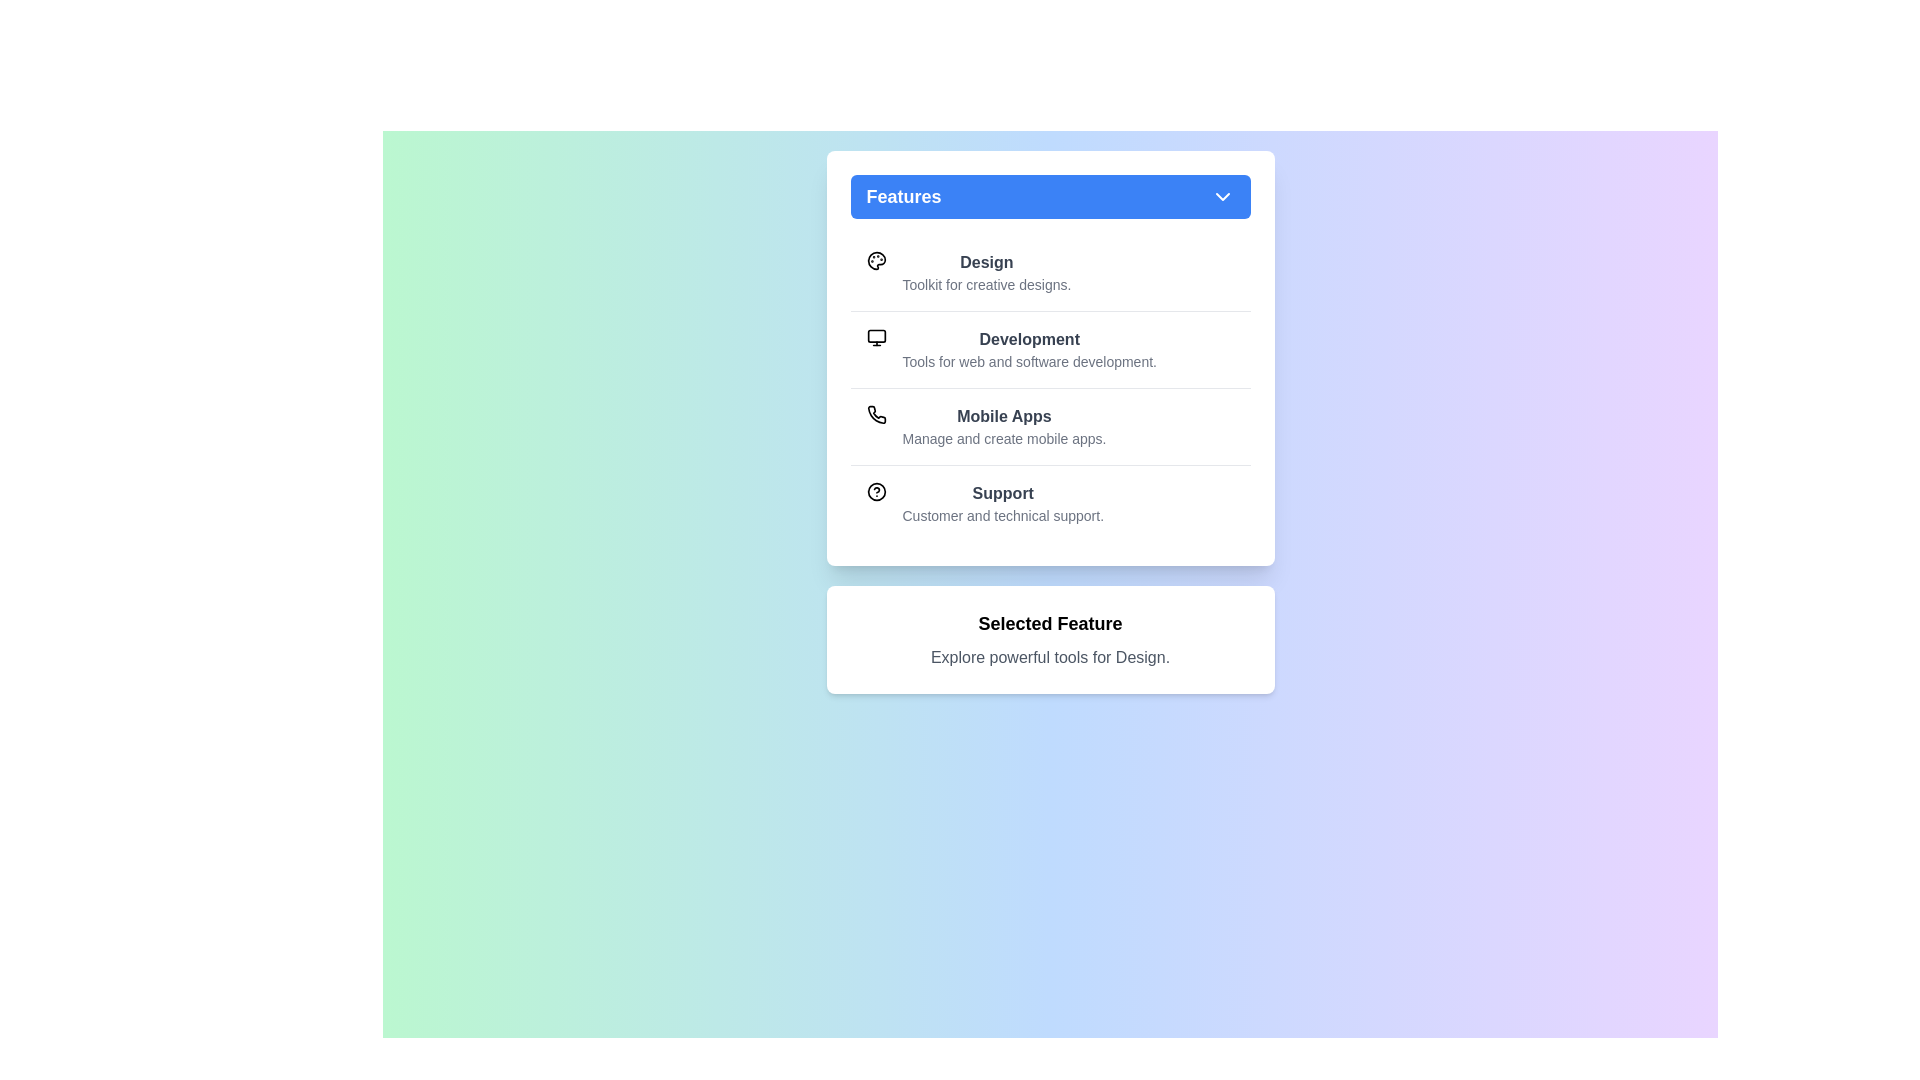  What do you see at coordinates (1049, 425) in the screenshot?
I see `the feature Mobile Apps from the list` at bounding box center [1049, 425].